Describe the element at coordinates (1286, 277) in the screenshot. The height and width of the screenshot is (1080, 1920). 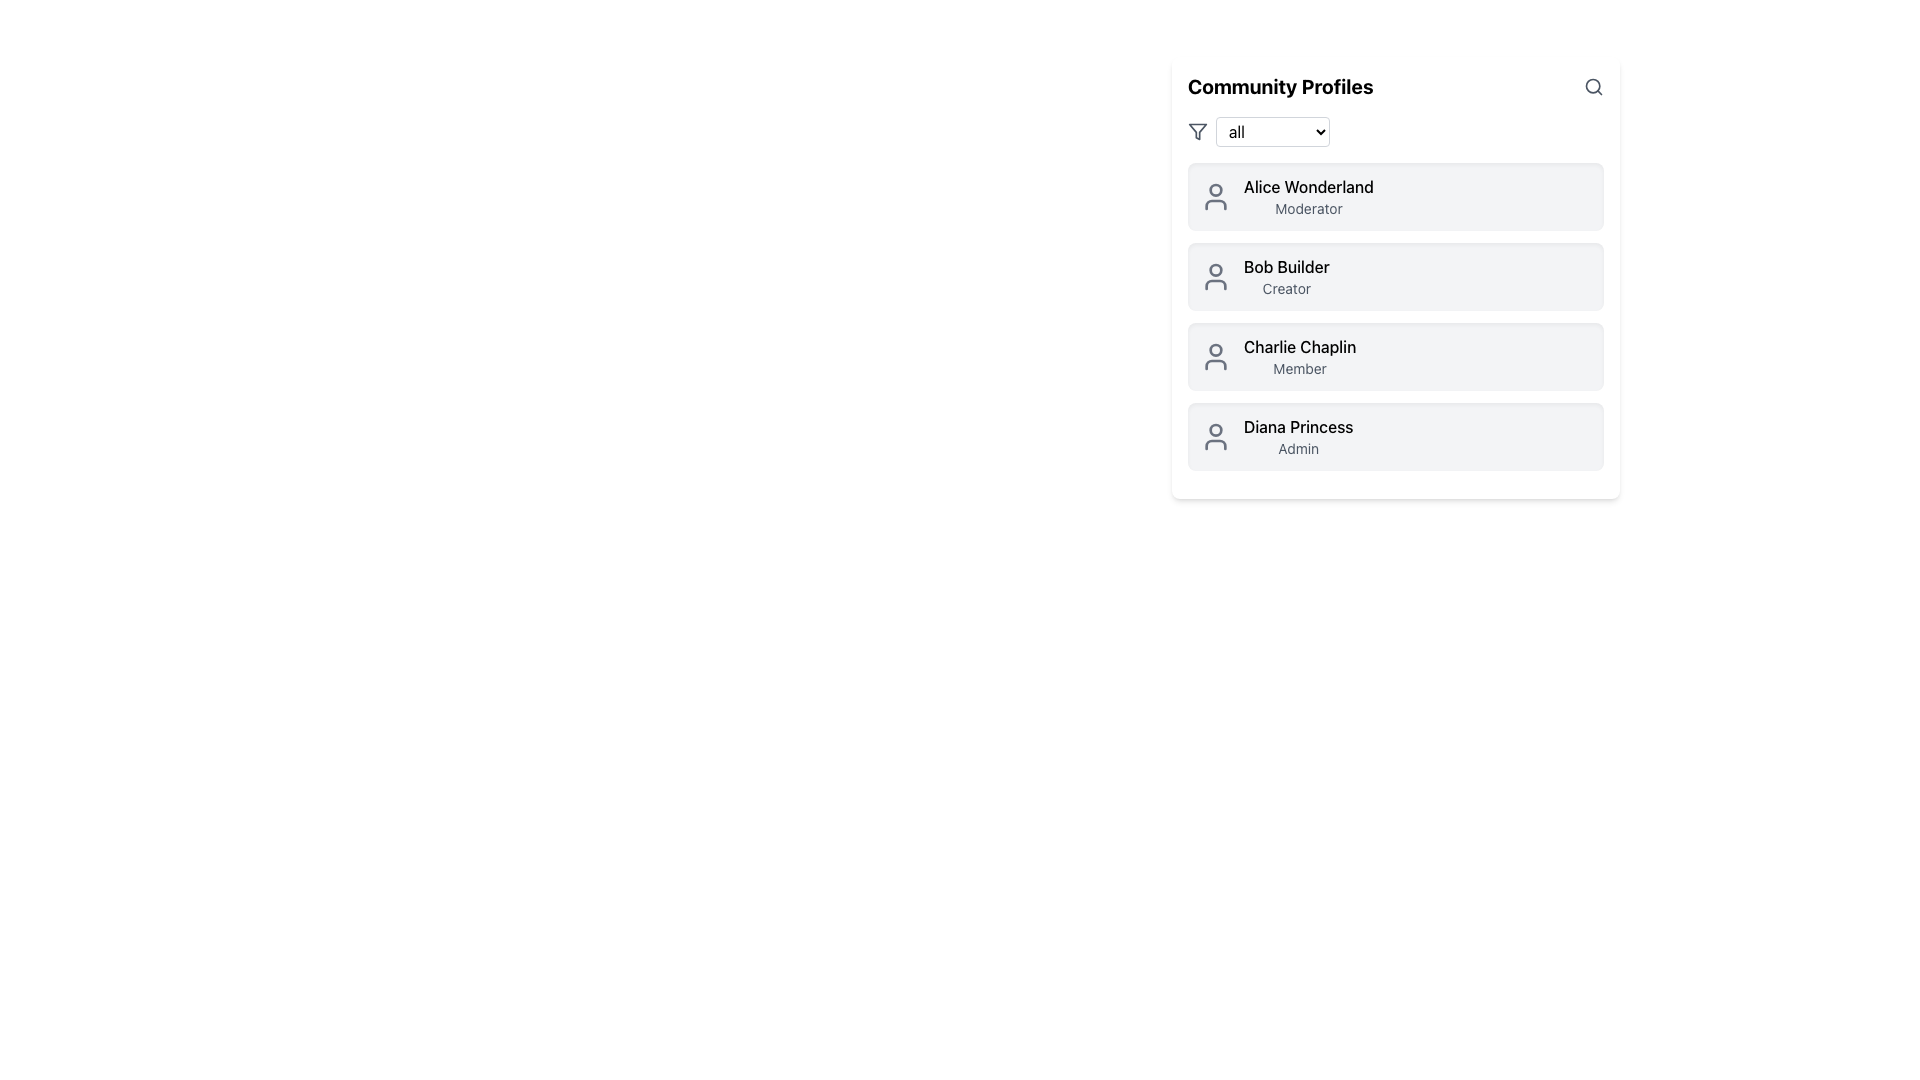
I see `the Text Display element showing the user name 'Bob Builder' and role 'Creator', positioned below 'Alice Wonderland' in the community profile list` at that location.